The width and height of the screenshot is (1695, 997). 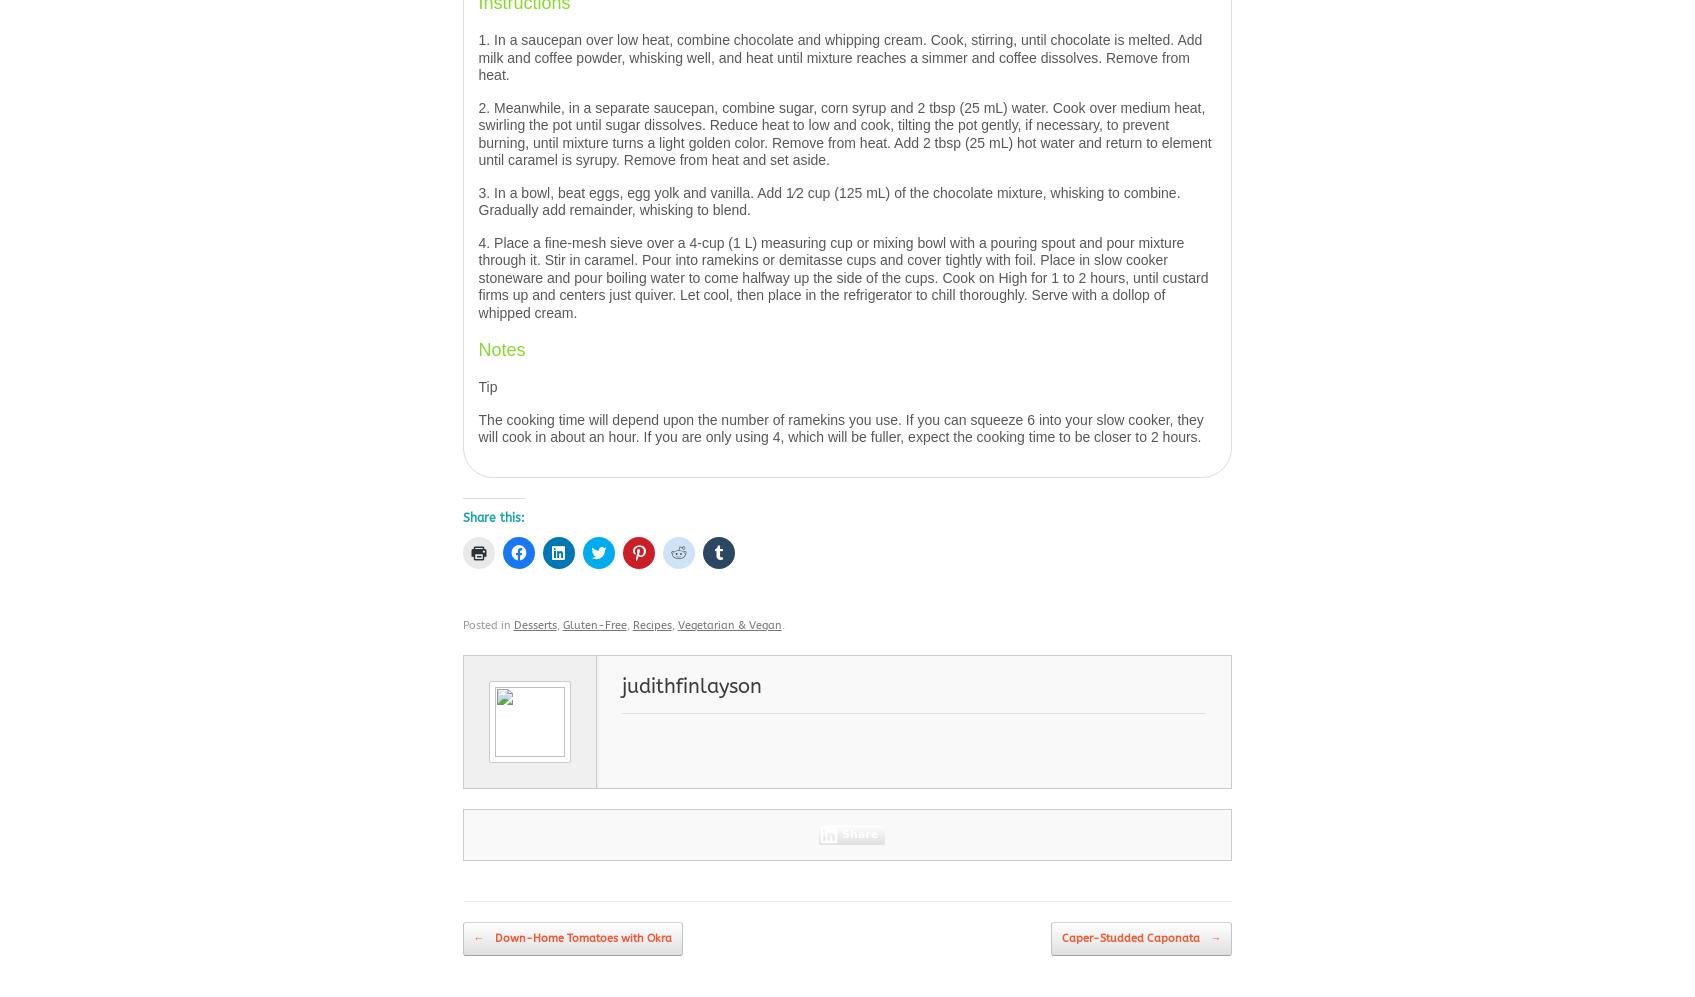 What do you see at coordinates (500, 349) in the screenshot?
I see `'Notes'` at bounding box center [500, 349].